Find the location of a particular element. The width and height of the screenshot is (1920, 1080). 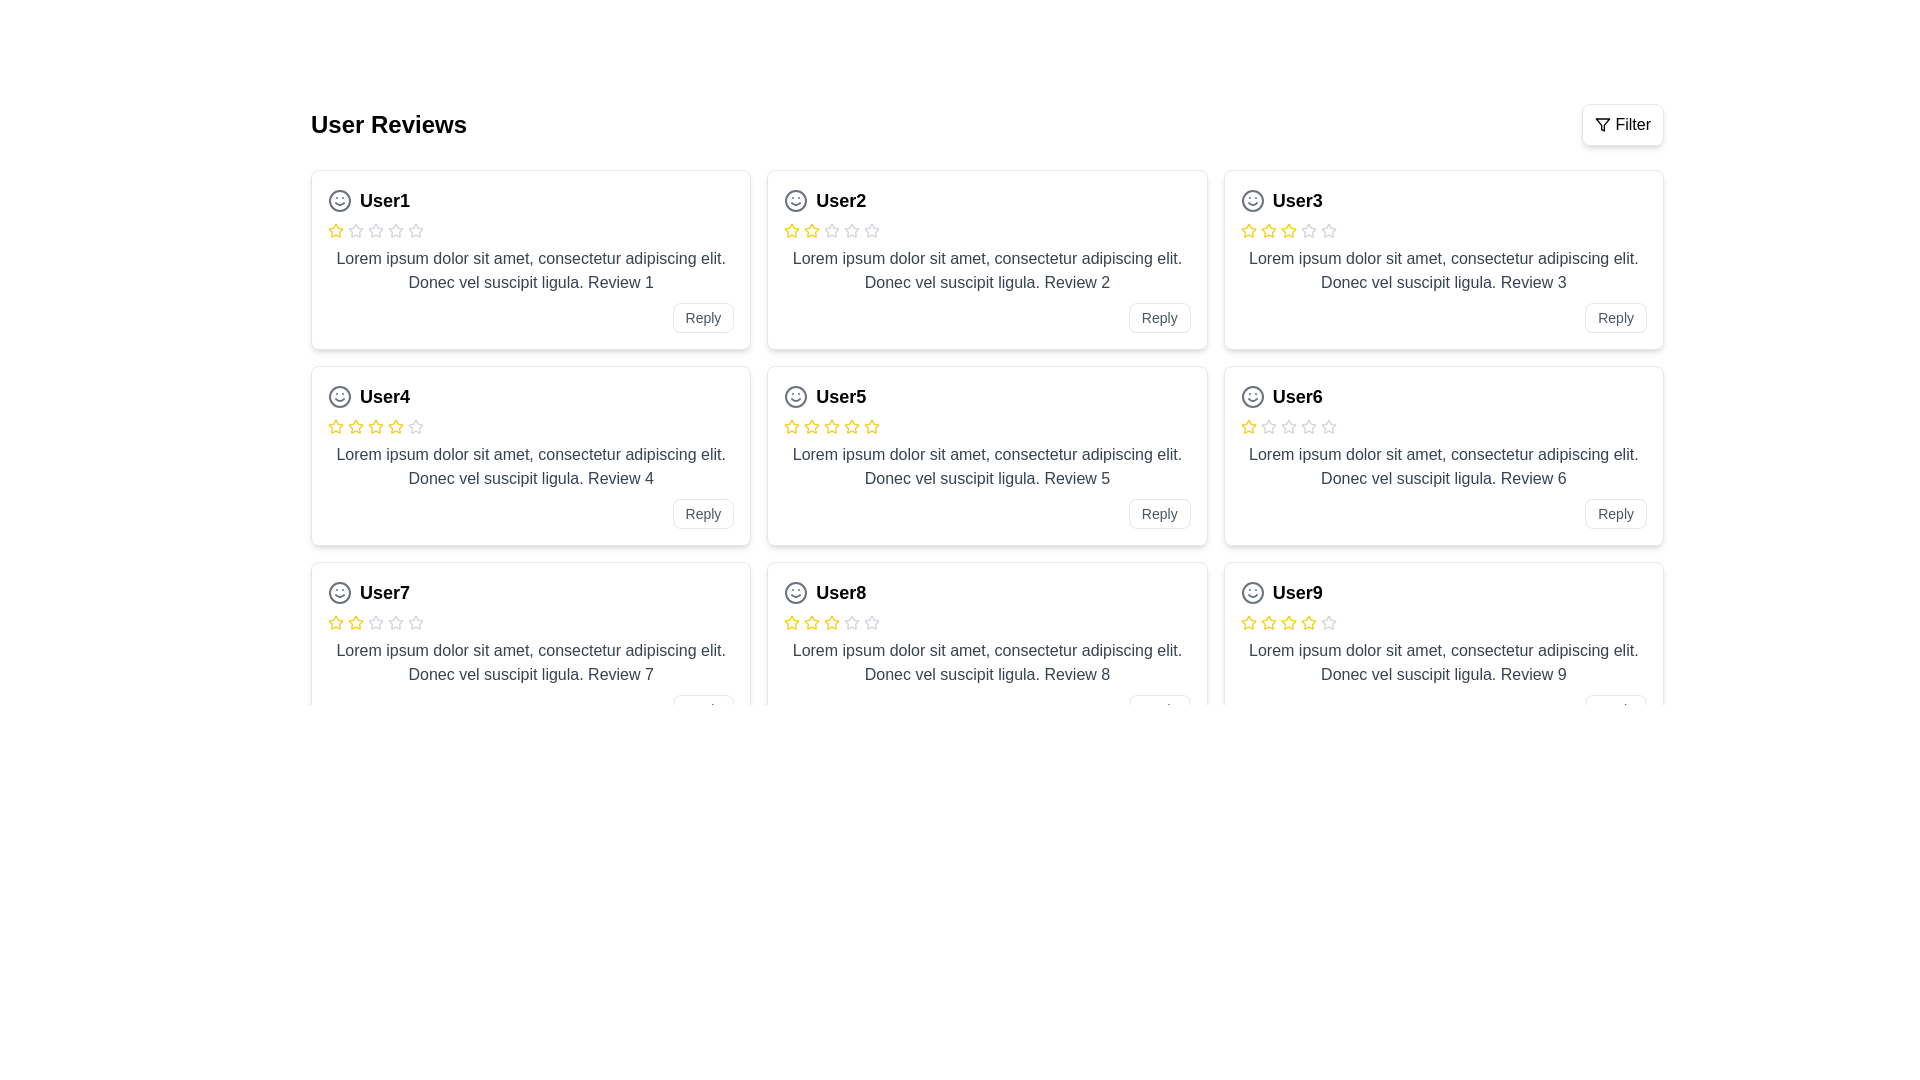

the first star icon in the rating system for User7's review is located at coordinates (336, 621).